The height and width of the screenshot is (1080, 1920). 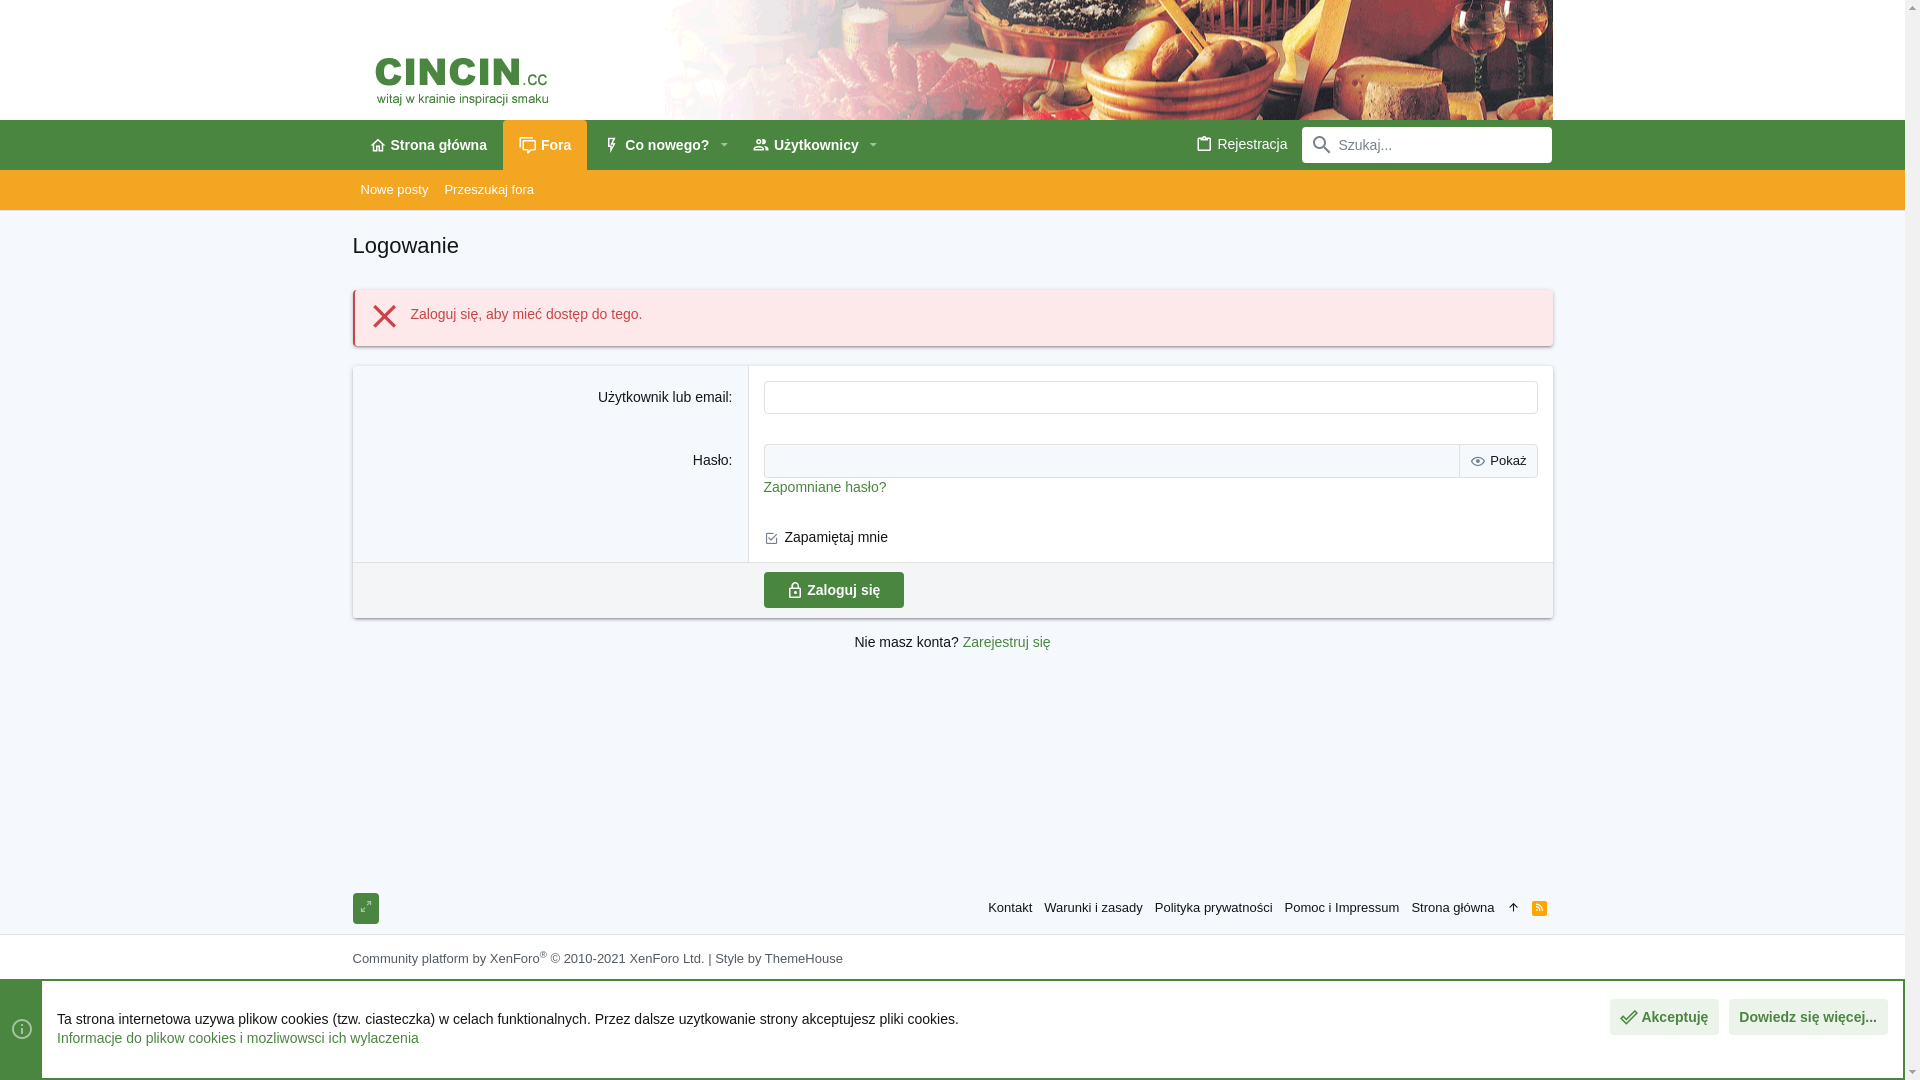 I want to click on 'Kontakt', so click(x=1009, y=907).